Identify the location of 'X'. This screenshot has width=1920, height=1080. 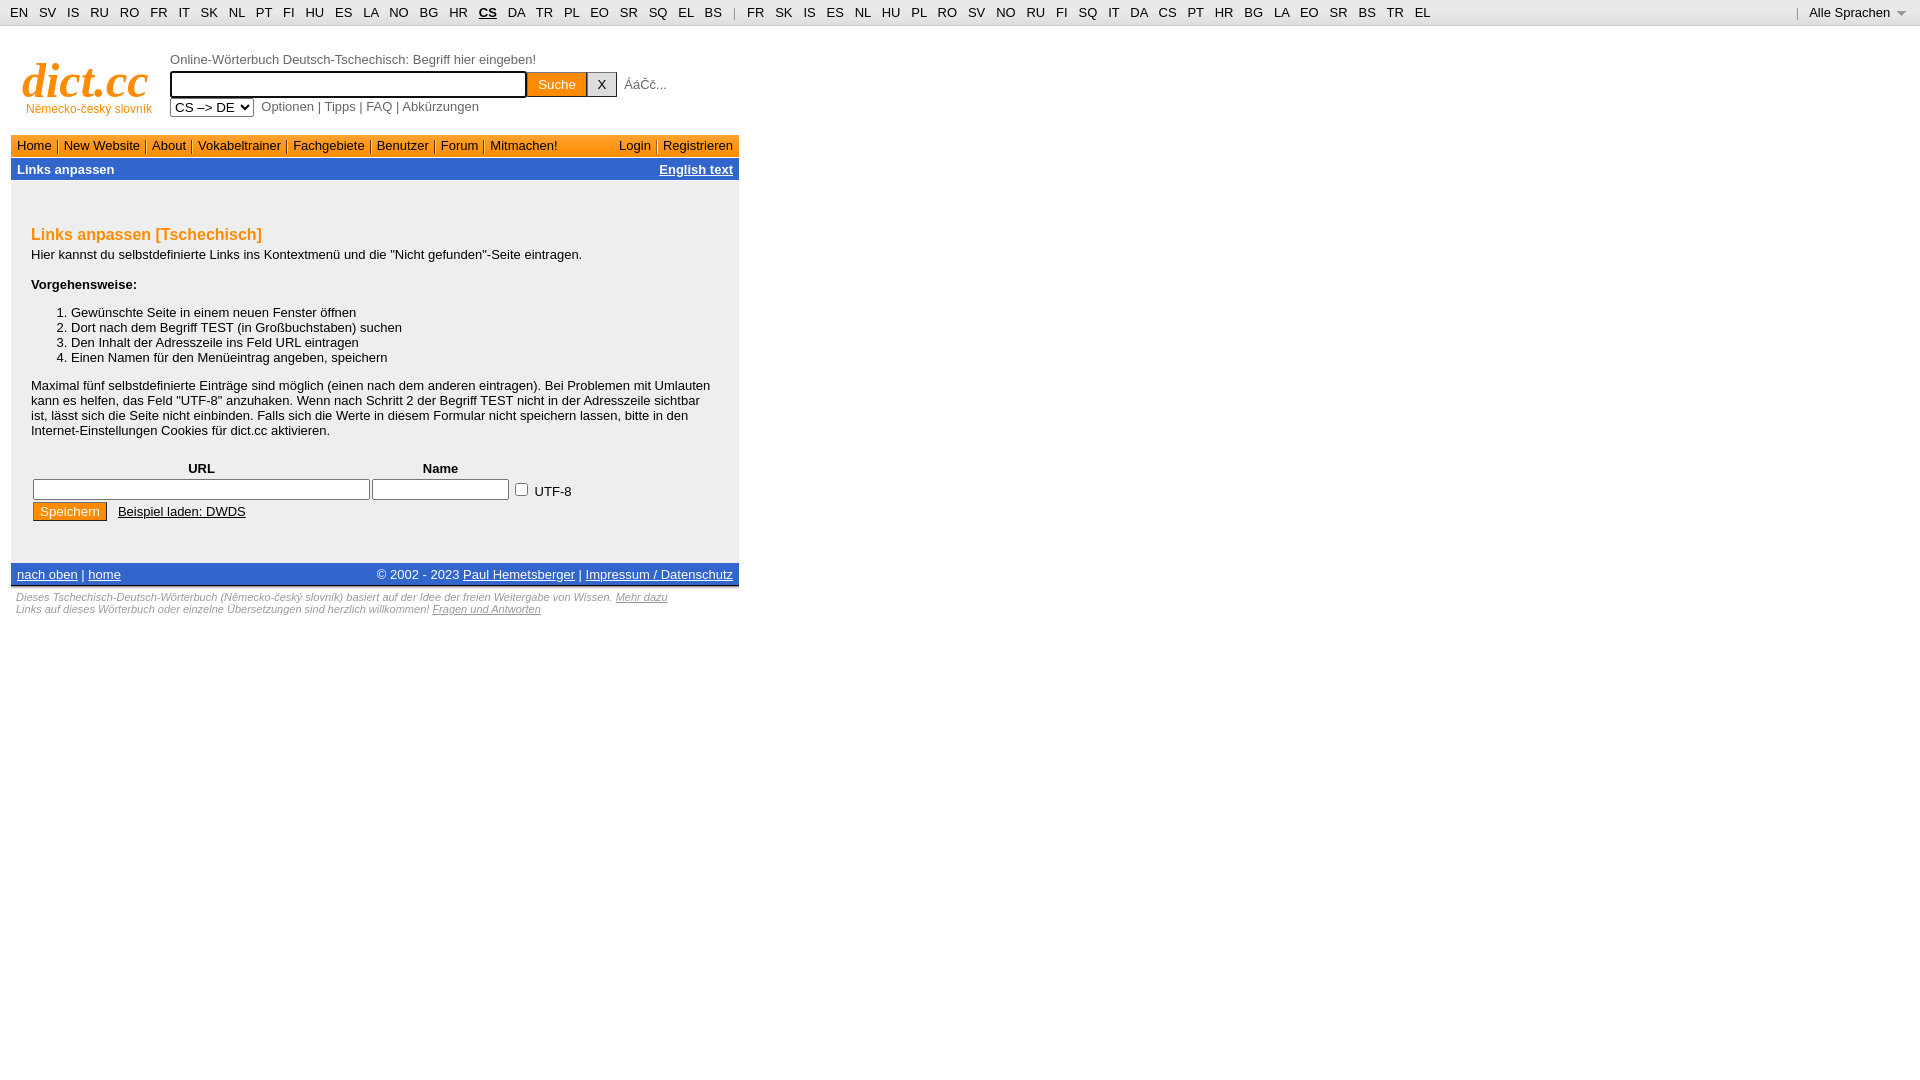
(585, 83).